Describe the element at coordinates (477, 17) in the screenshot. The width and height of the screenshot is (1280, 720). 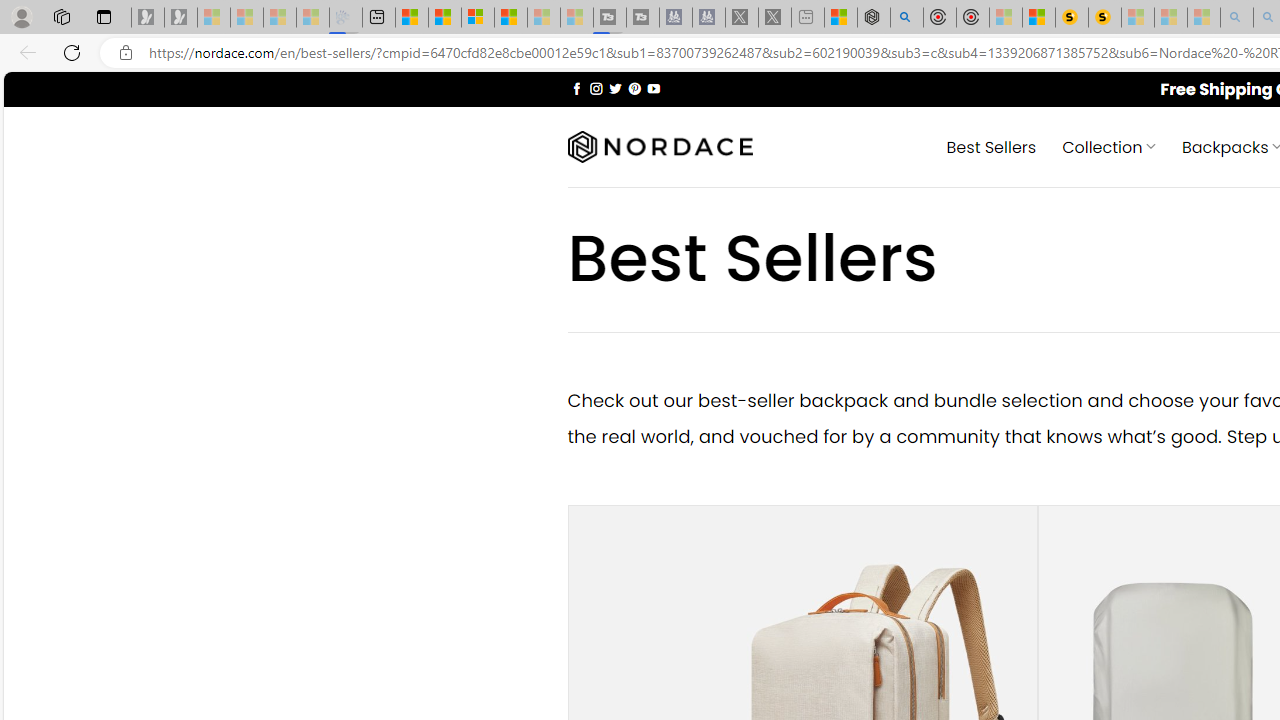
I see `'Overview'` at that location.